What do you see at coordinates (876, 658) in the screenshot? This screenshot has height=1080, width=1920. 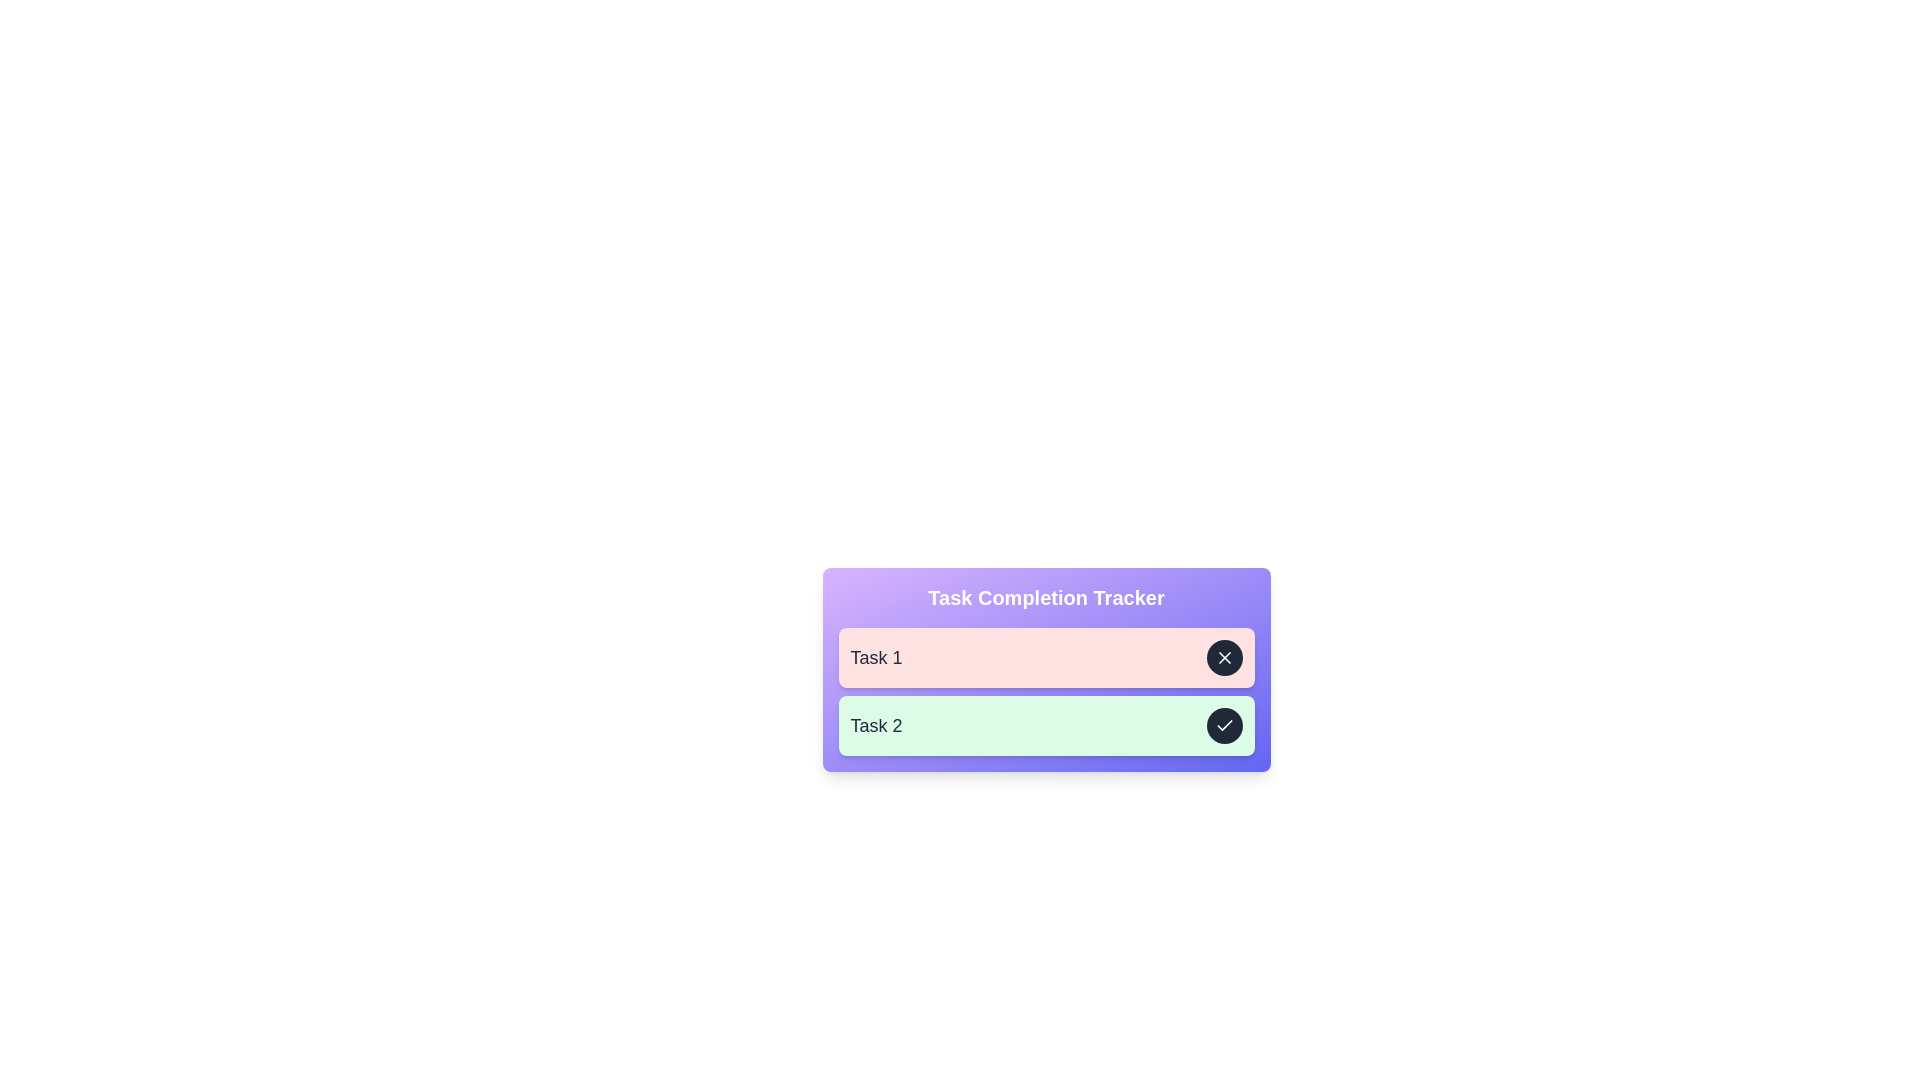 I see `the 'Task 1' label, which is displayed in bold black font on a light pink background` at bounding box center [876, 658].